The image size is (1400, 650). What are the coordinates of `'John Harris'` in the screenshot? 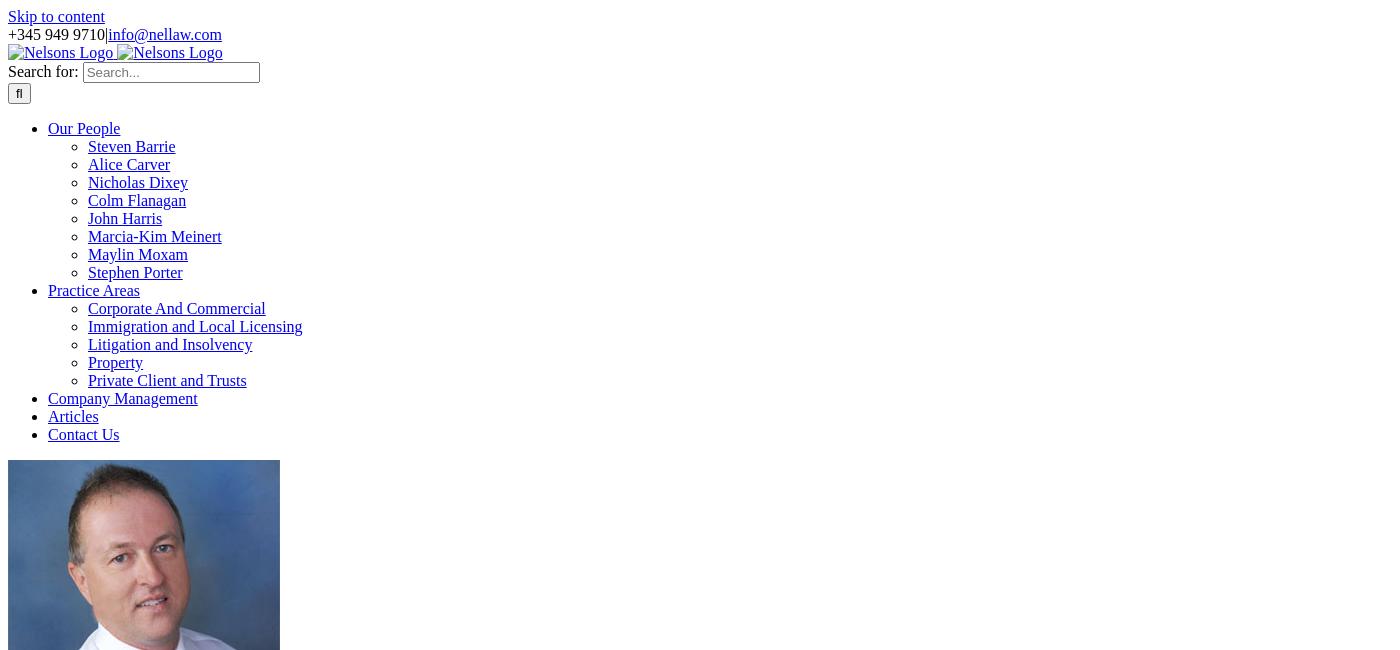 It's located at (125, 217).